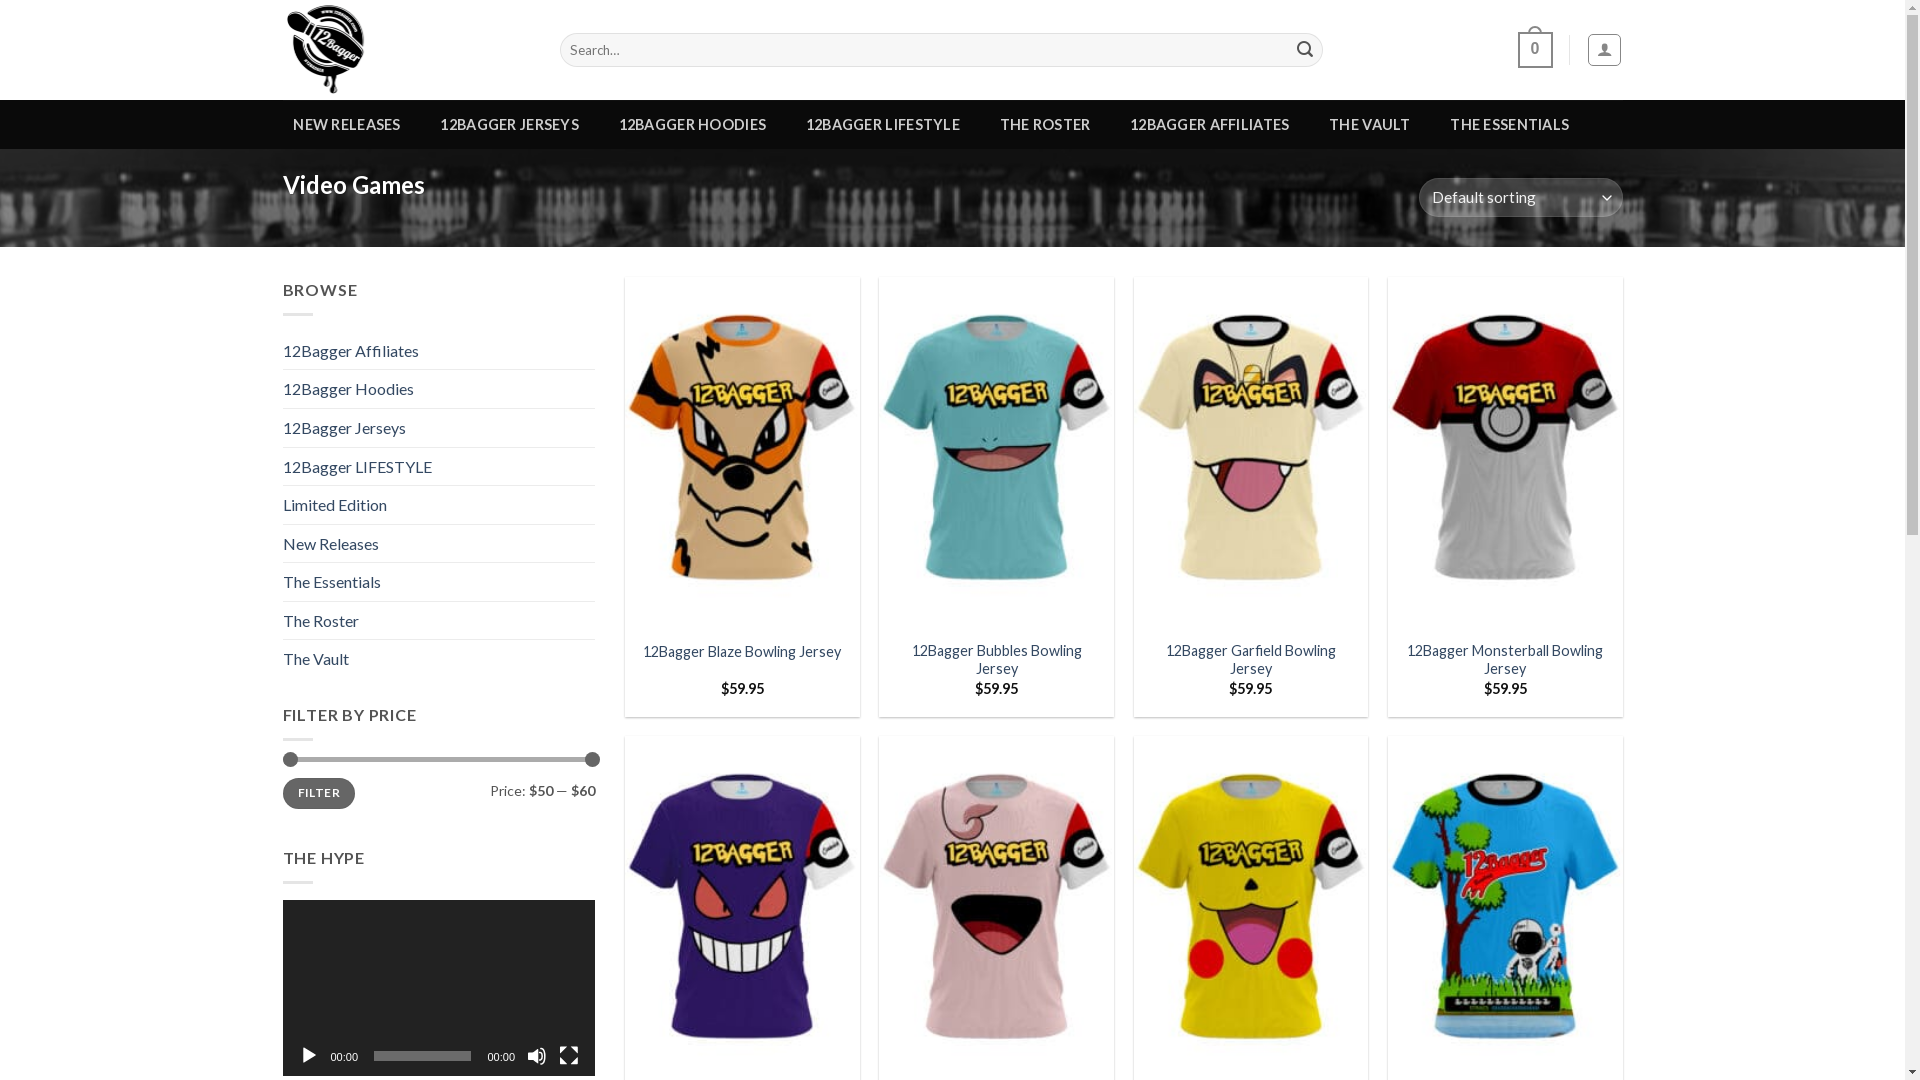  Describe the element at coordinates (1510, 124) in the screenshot. I see `'THE ESSENTIALS'` at that location.